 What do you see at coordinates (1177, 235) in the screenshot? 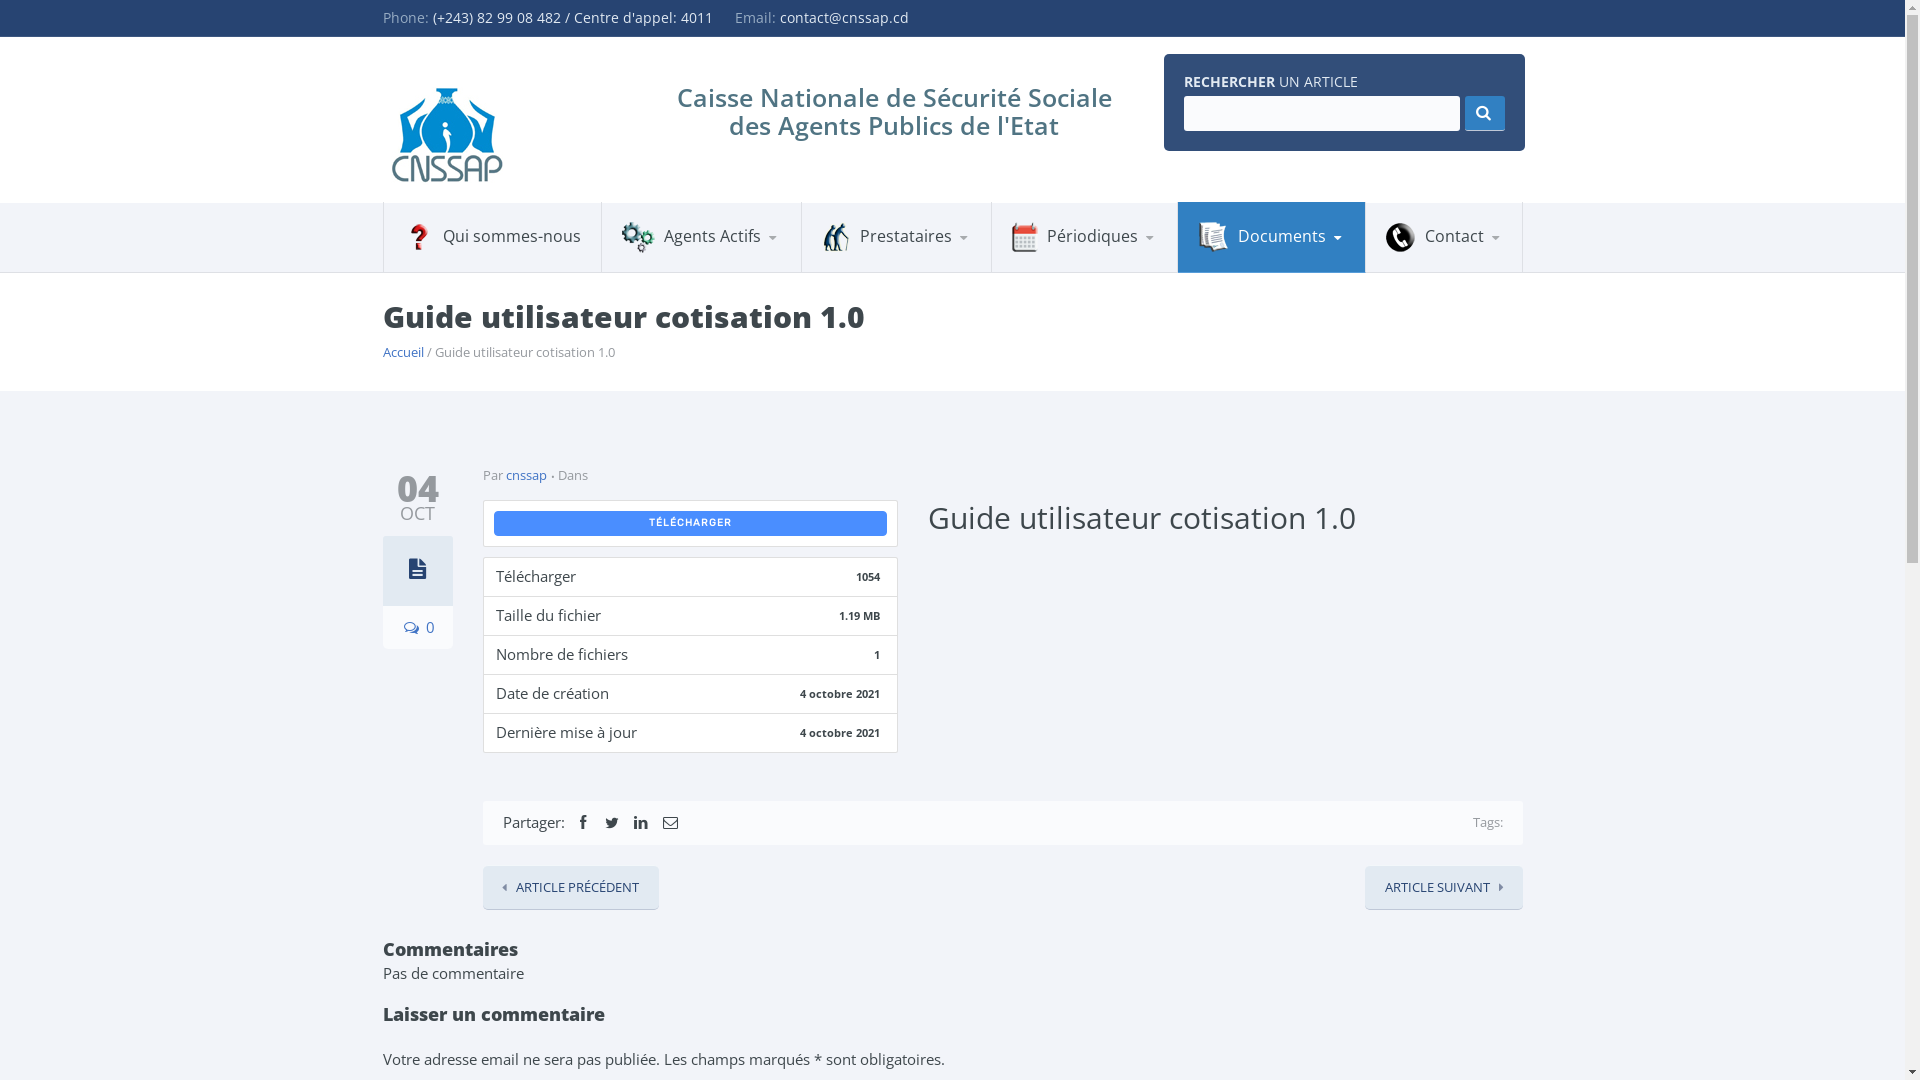
I see `'Documents'` at bounding box center [1177, 235].